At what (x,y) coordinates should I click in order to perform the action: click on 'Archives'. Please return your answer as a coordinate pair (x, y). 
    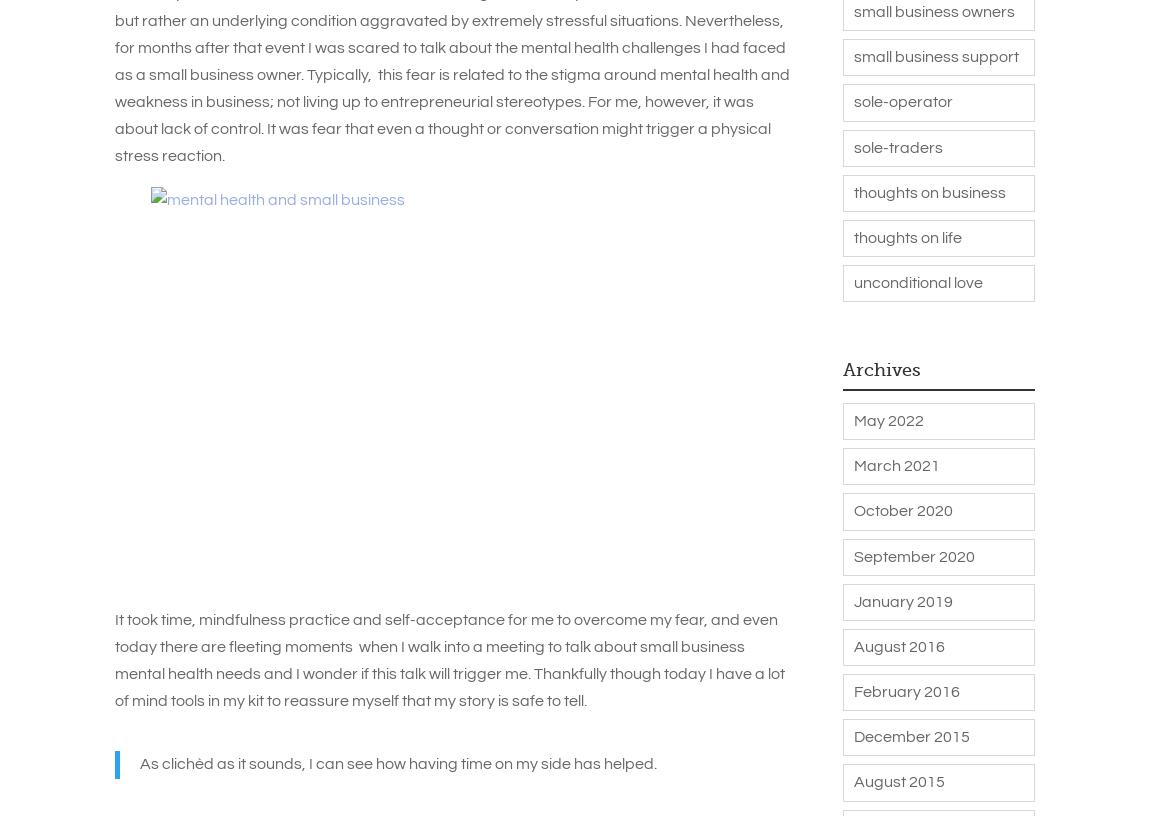
    Looking at the image, I should click on (881, 368).